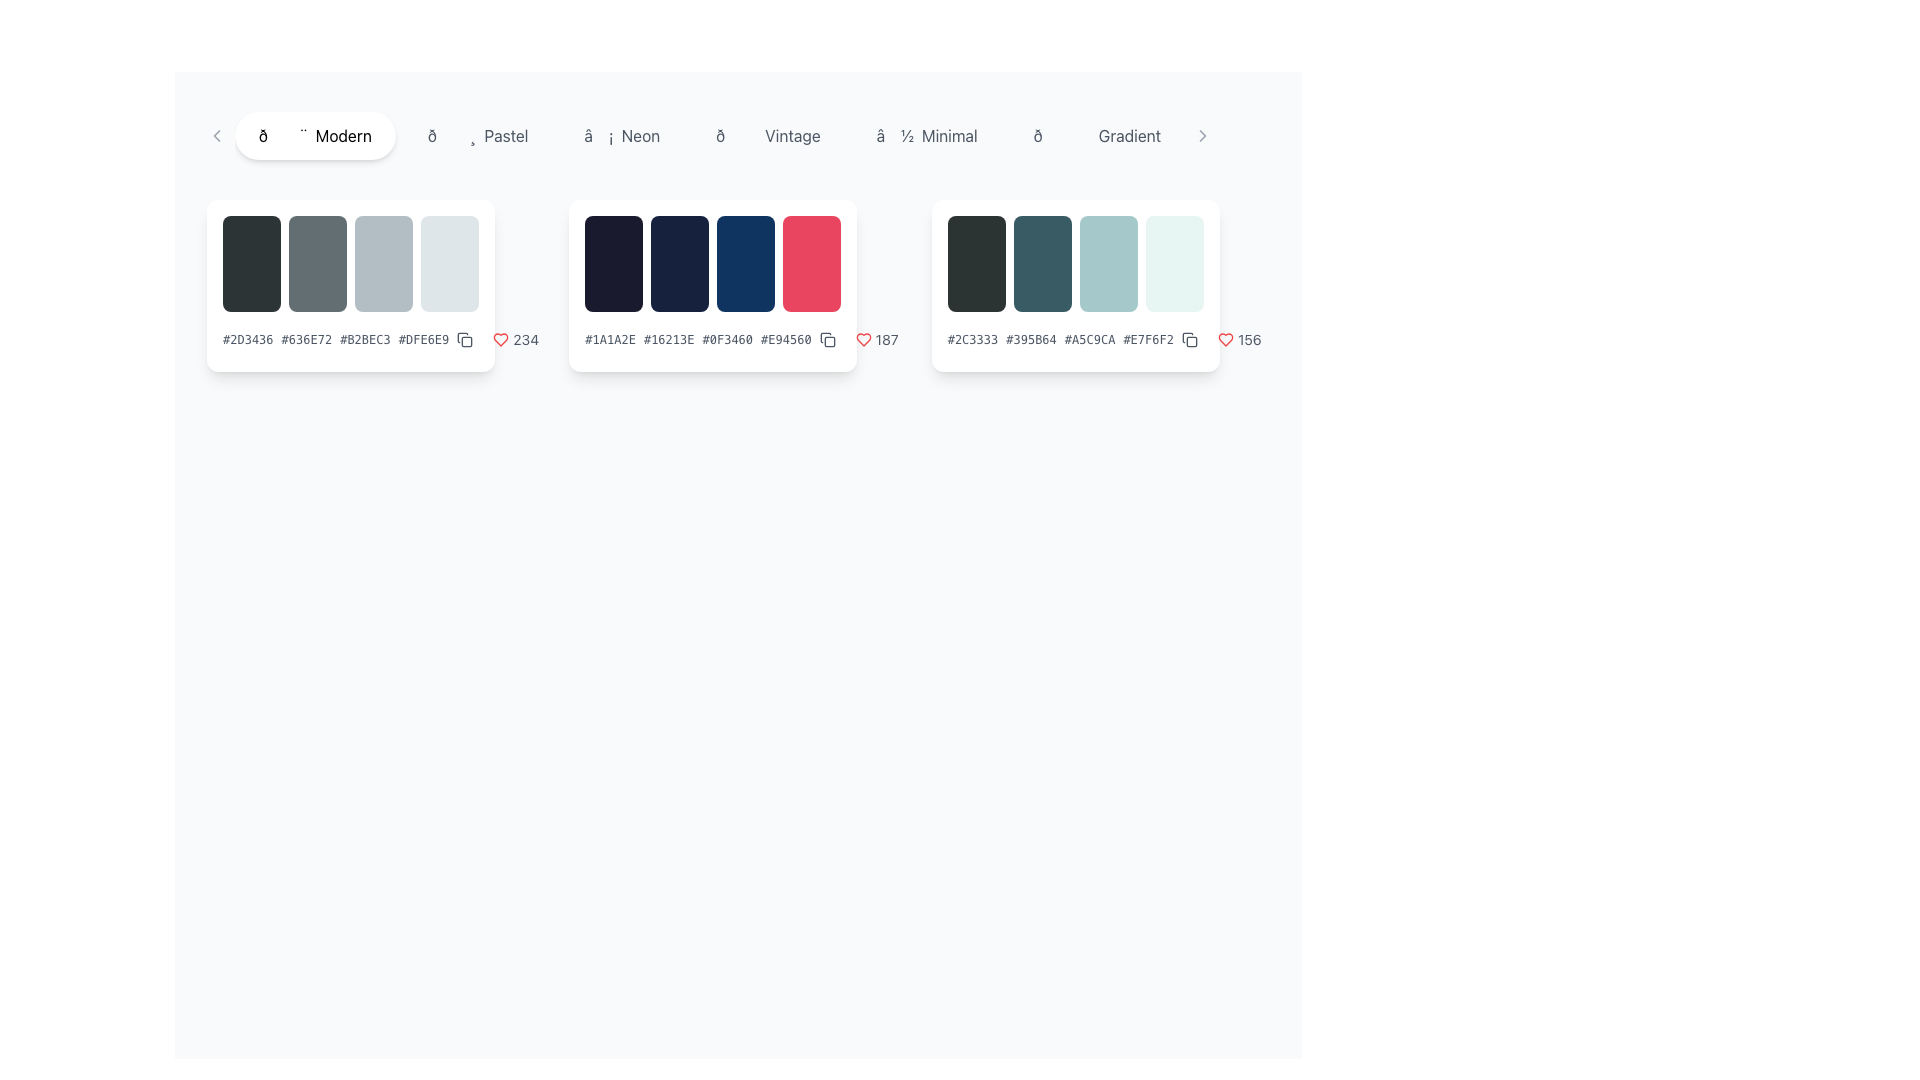 Image resolution: width=1920 pixels, height=1080 pixels. Describe the element at coordinates (462, 337) in the screenshot. I see `the SVG icon within the button located to the right of the palette card displaying the code '#2D3436 #636E72 #B2BEC3 #DFE6E9' to initiate the copy action` at that location.